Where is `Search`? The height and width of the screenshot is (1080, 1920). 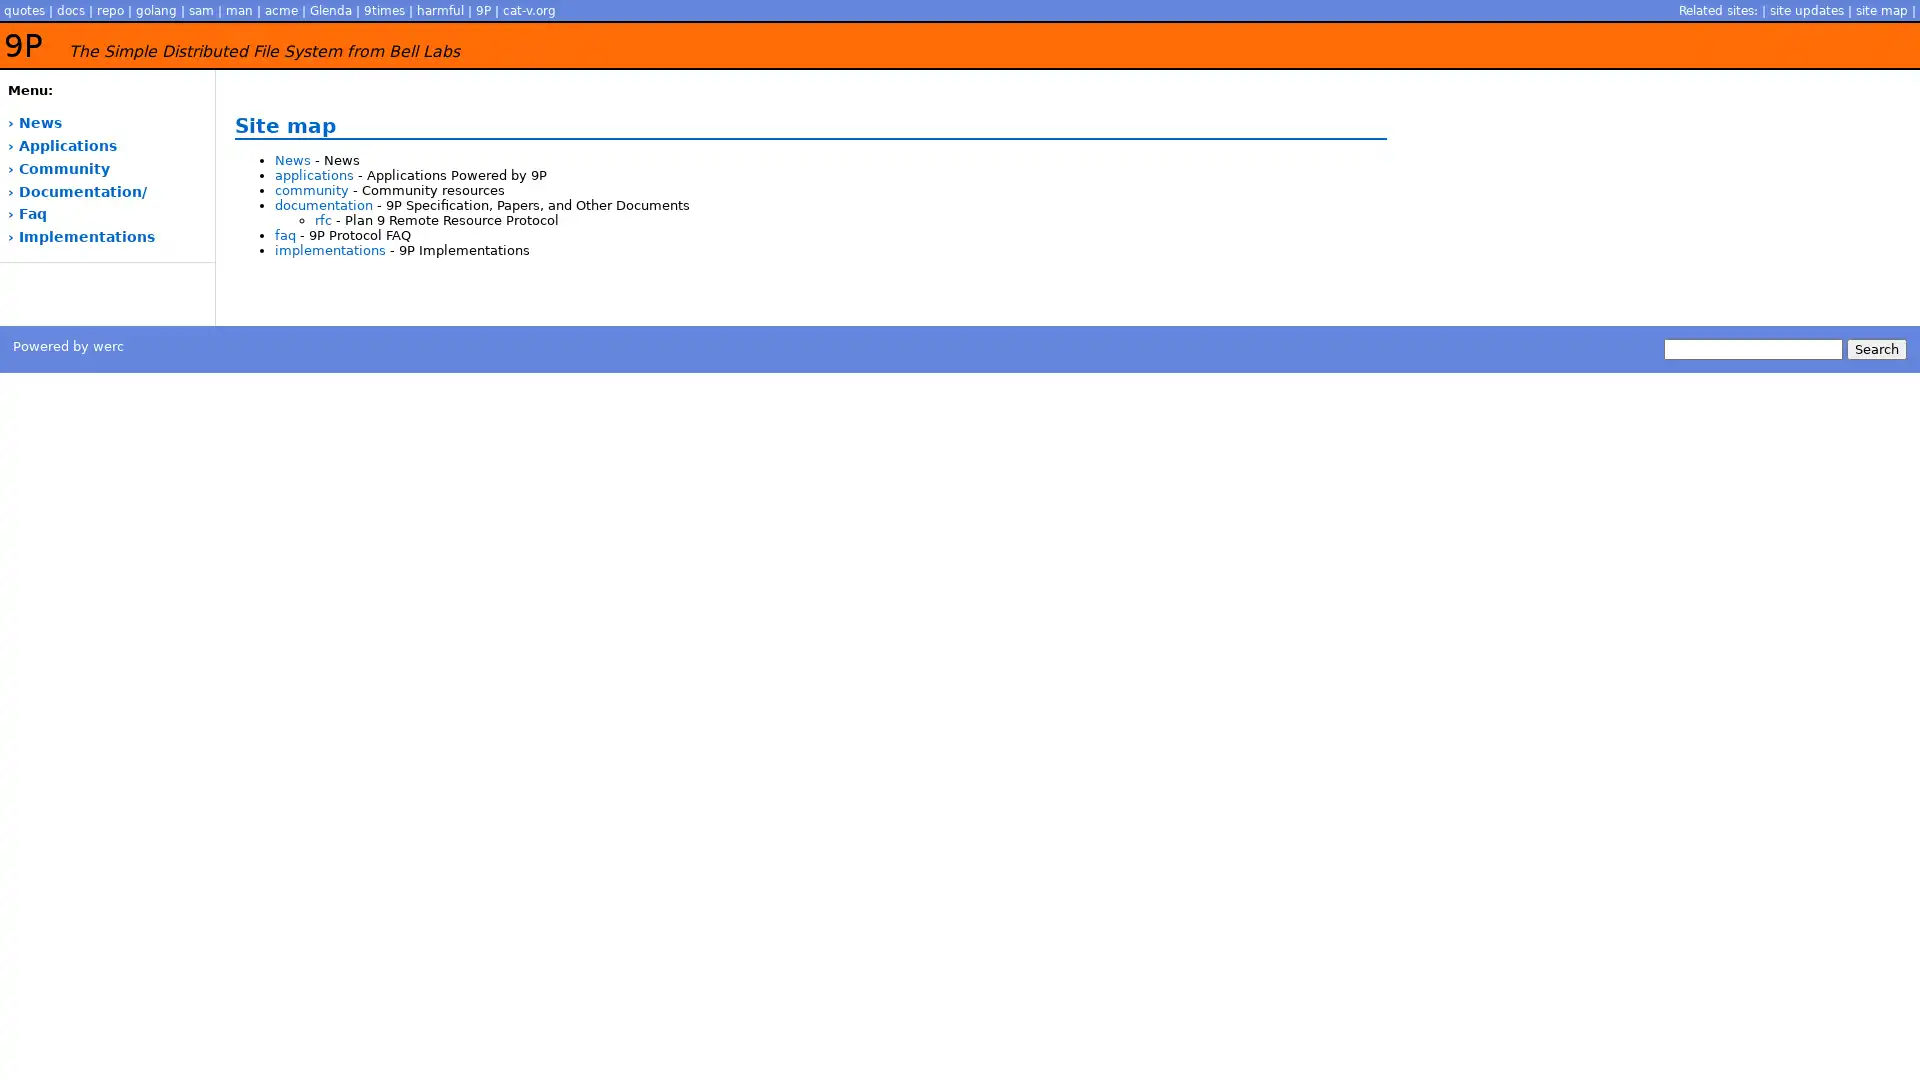 Search is located at coordinates (1875, 347).